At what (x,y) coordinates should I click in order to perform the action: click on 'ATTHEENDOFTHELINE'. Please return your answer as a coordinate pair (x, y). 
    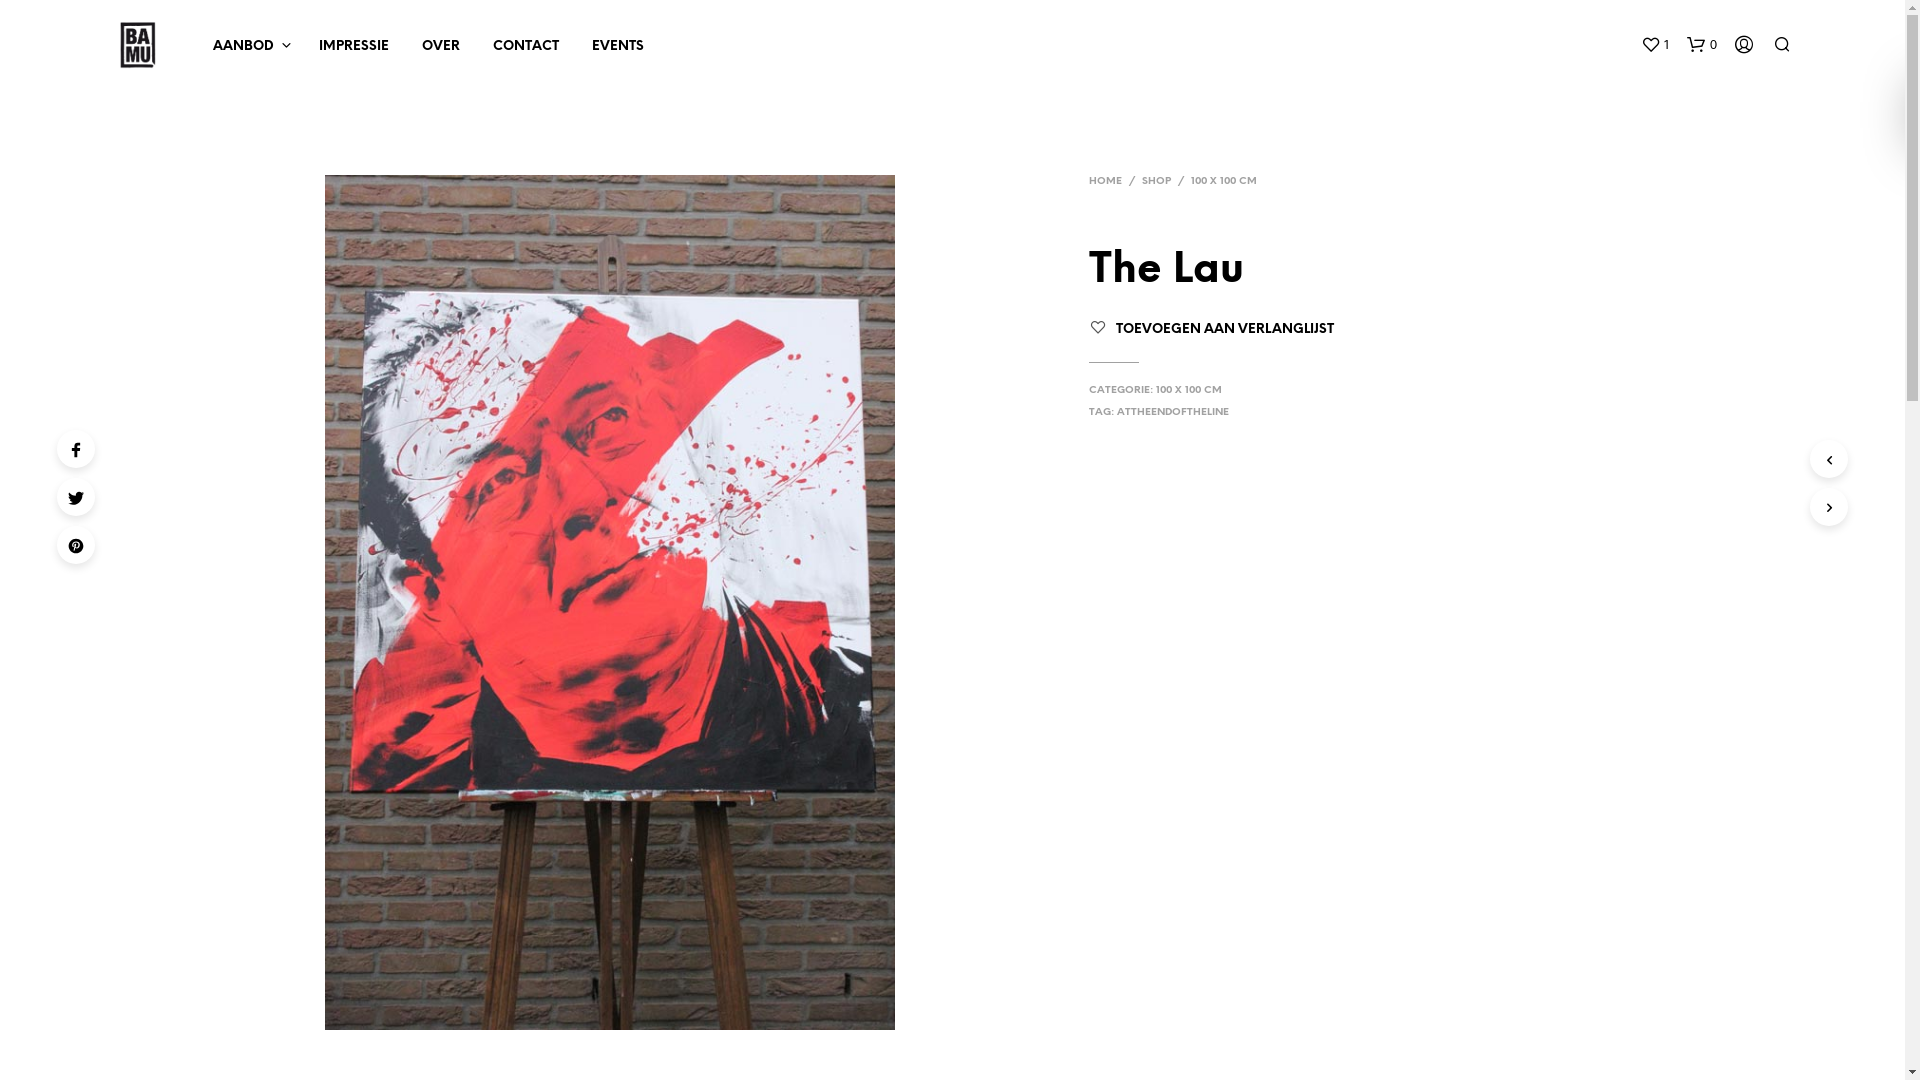
    Looking at the image, I should click on (1172, 411).